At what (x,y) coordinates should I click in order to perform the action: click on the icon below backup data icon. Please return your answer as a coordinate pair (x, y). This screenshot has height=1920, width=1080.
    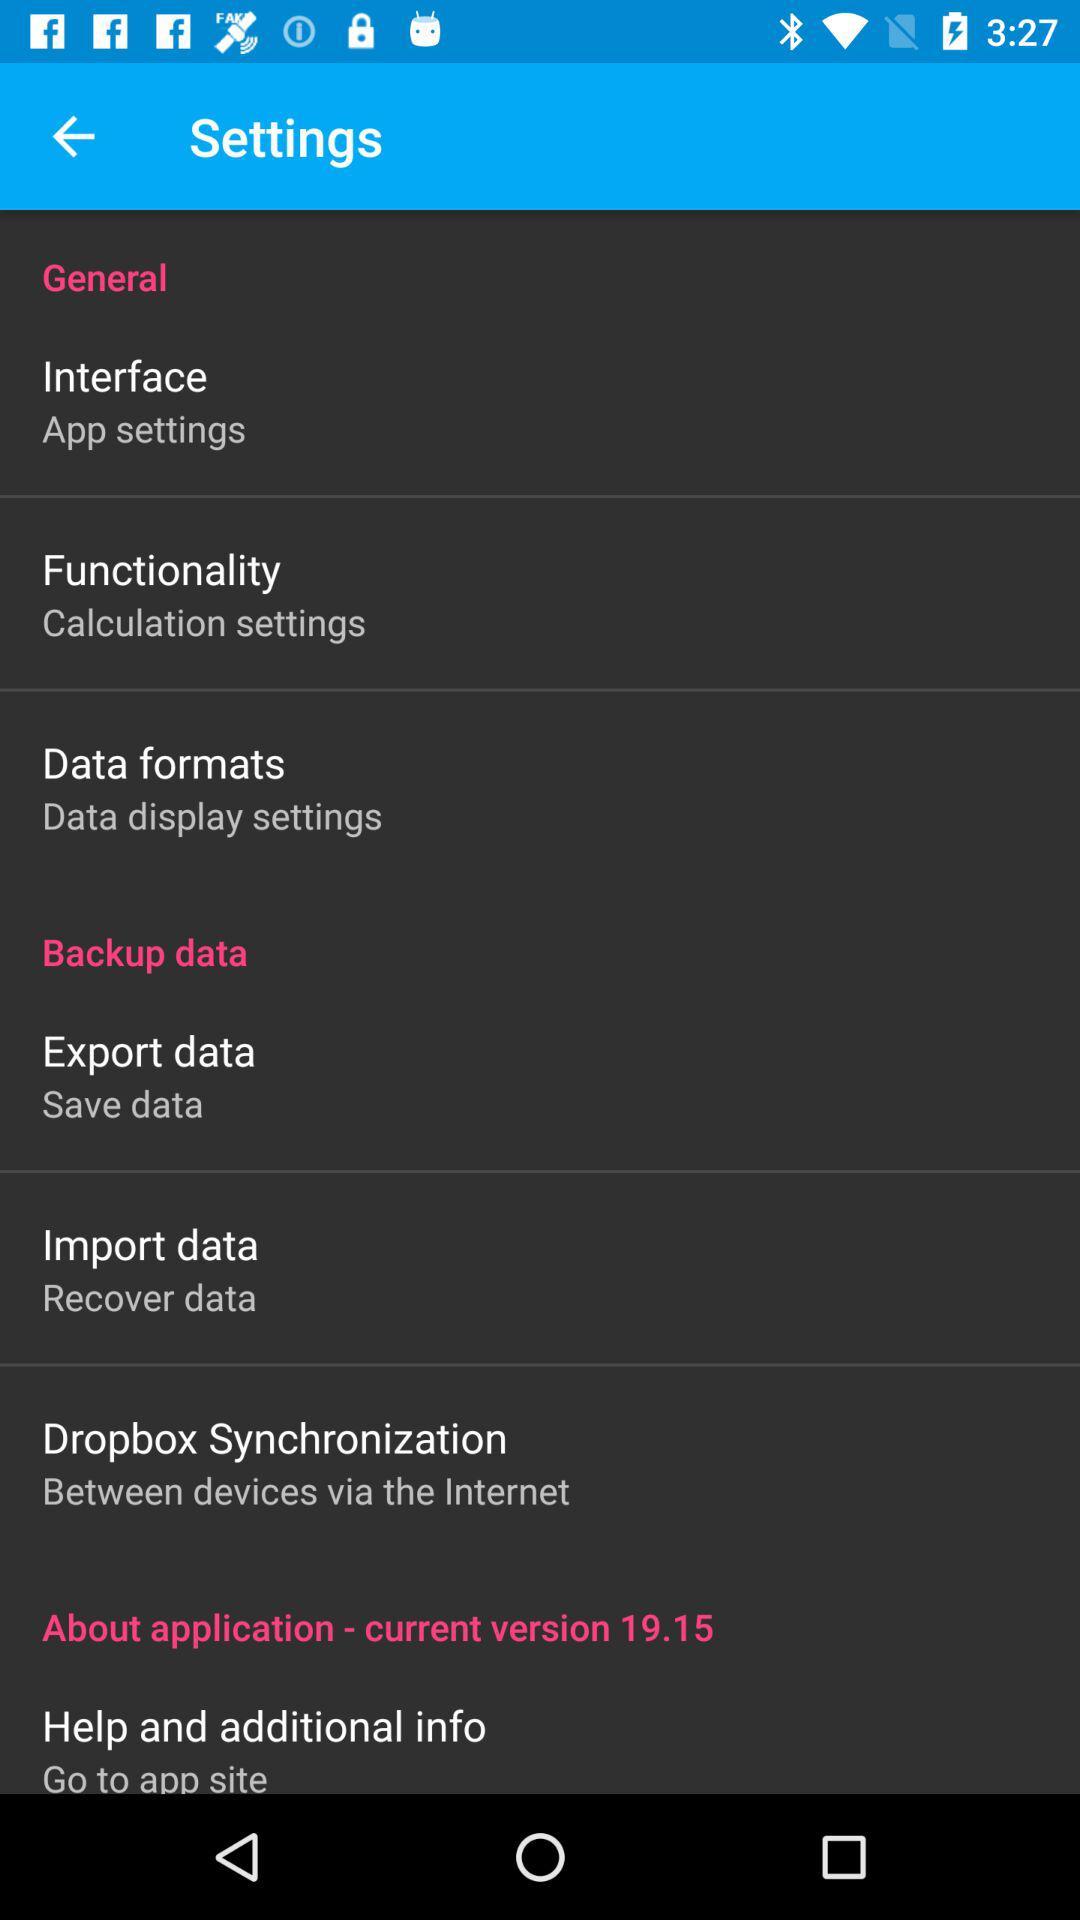
    Looking at the image, I should click on (147, 1049).